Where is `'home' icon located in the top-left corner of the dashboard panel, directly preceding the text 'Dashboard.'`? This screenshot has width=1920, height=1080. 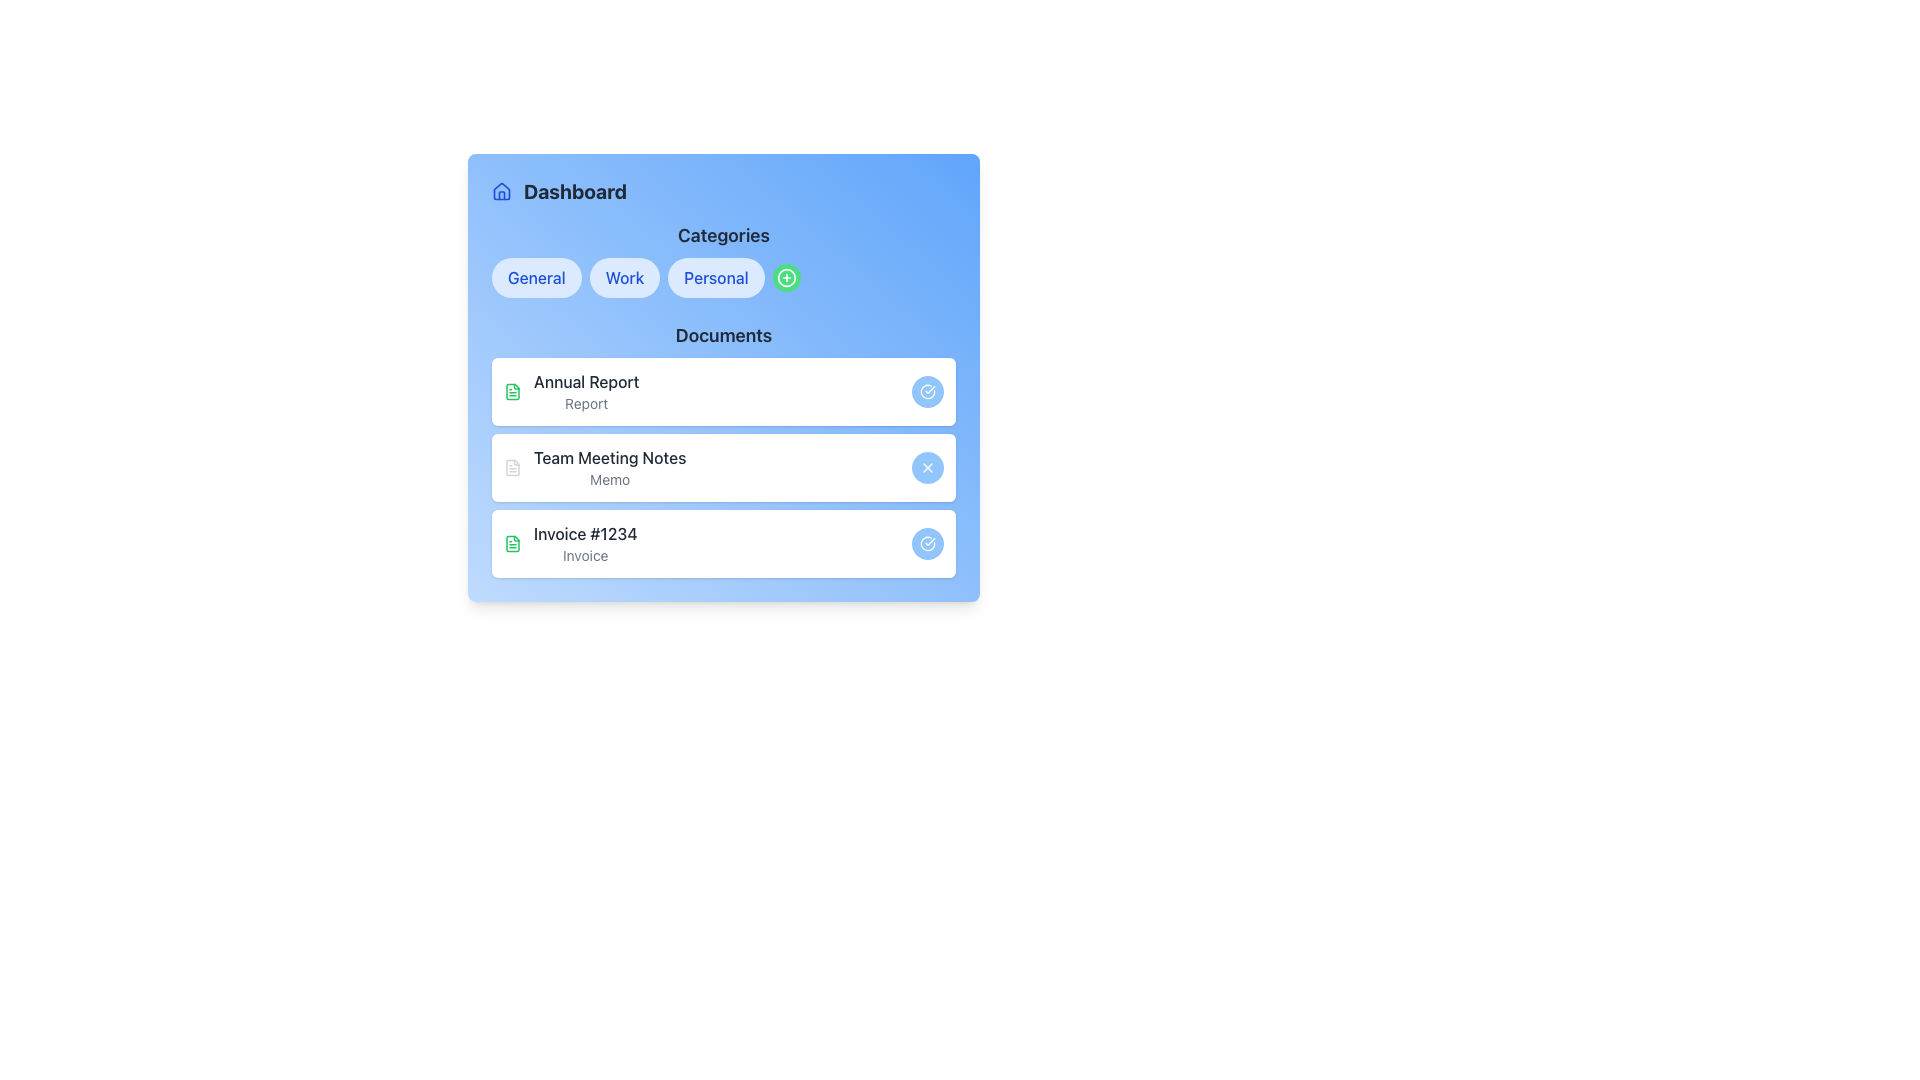 'home' icon located in the top-left corner of the dashboard panel, directly preceding the text 'Dashboard.' is located at coordinates (502, 191).